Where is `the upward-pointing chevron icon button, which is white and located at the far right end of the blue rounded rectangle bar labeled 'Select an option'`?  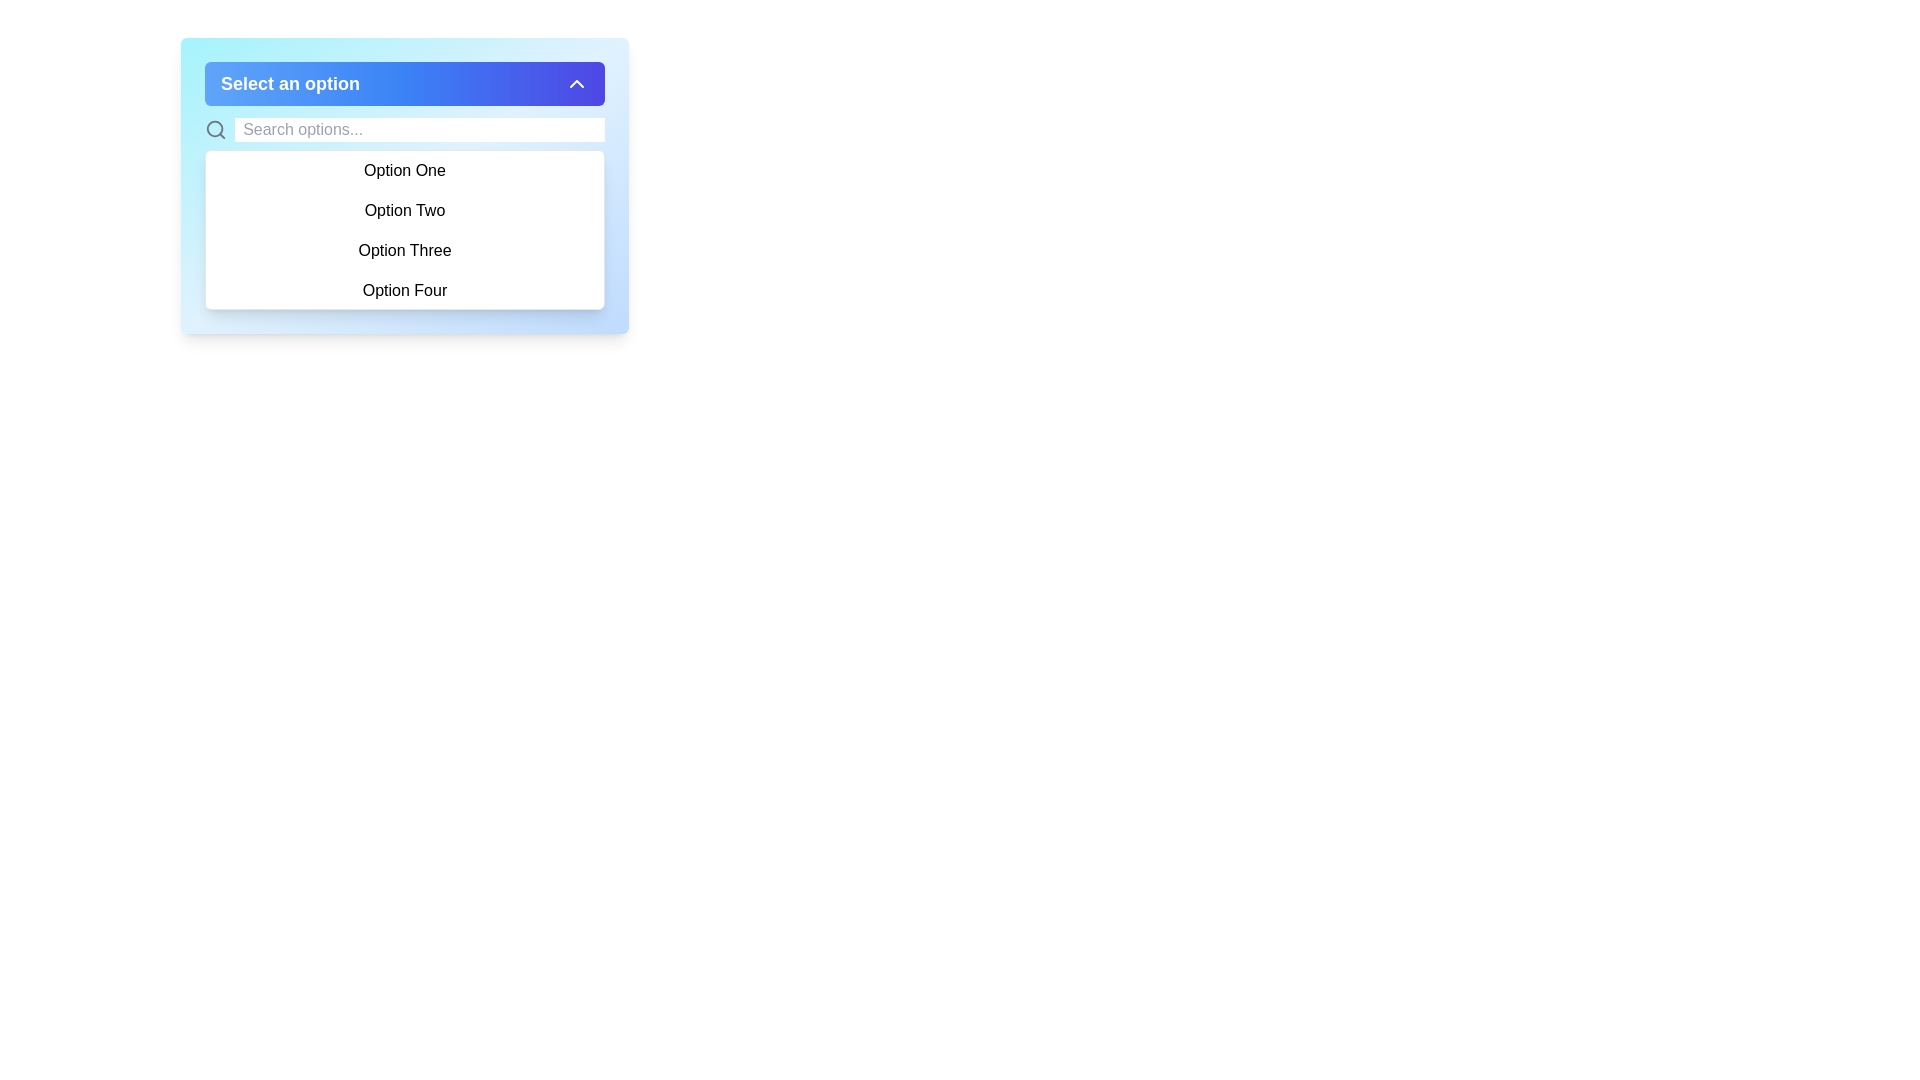
the upward-pointing chevron icon button, which is white and located at the far right end of the blue rounded rectangle bar labeled 'Select an option' is located at coordinates (575, 83).